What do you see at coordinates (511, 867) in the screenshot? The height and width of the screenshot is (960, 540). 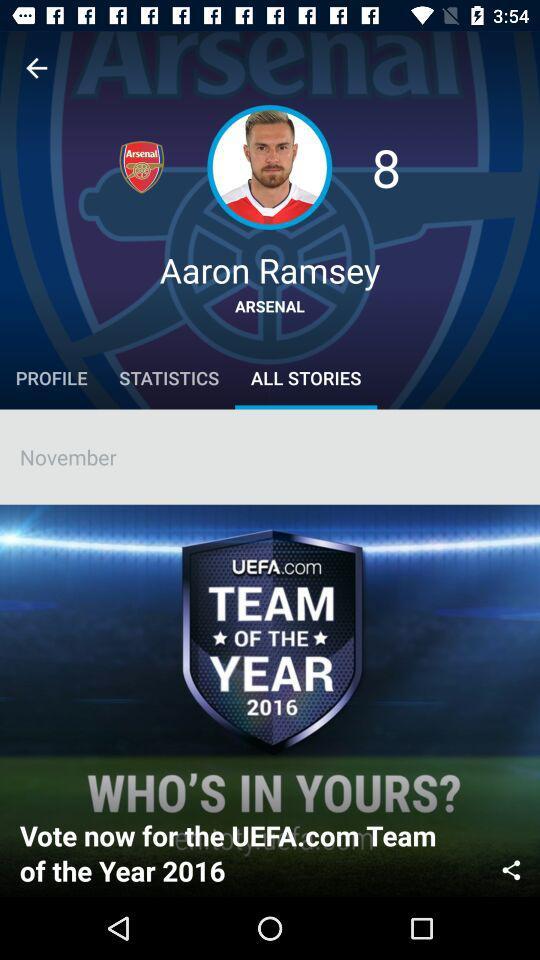 I see `the item to the right of vote now for icon` at bounding box center [511, 867].